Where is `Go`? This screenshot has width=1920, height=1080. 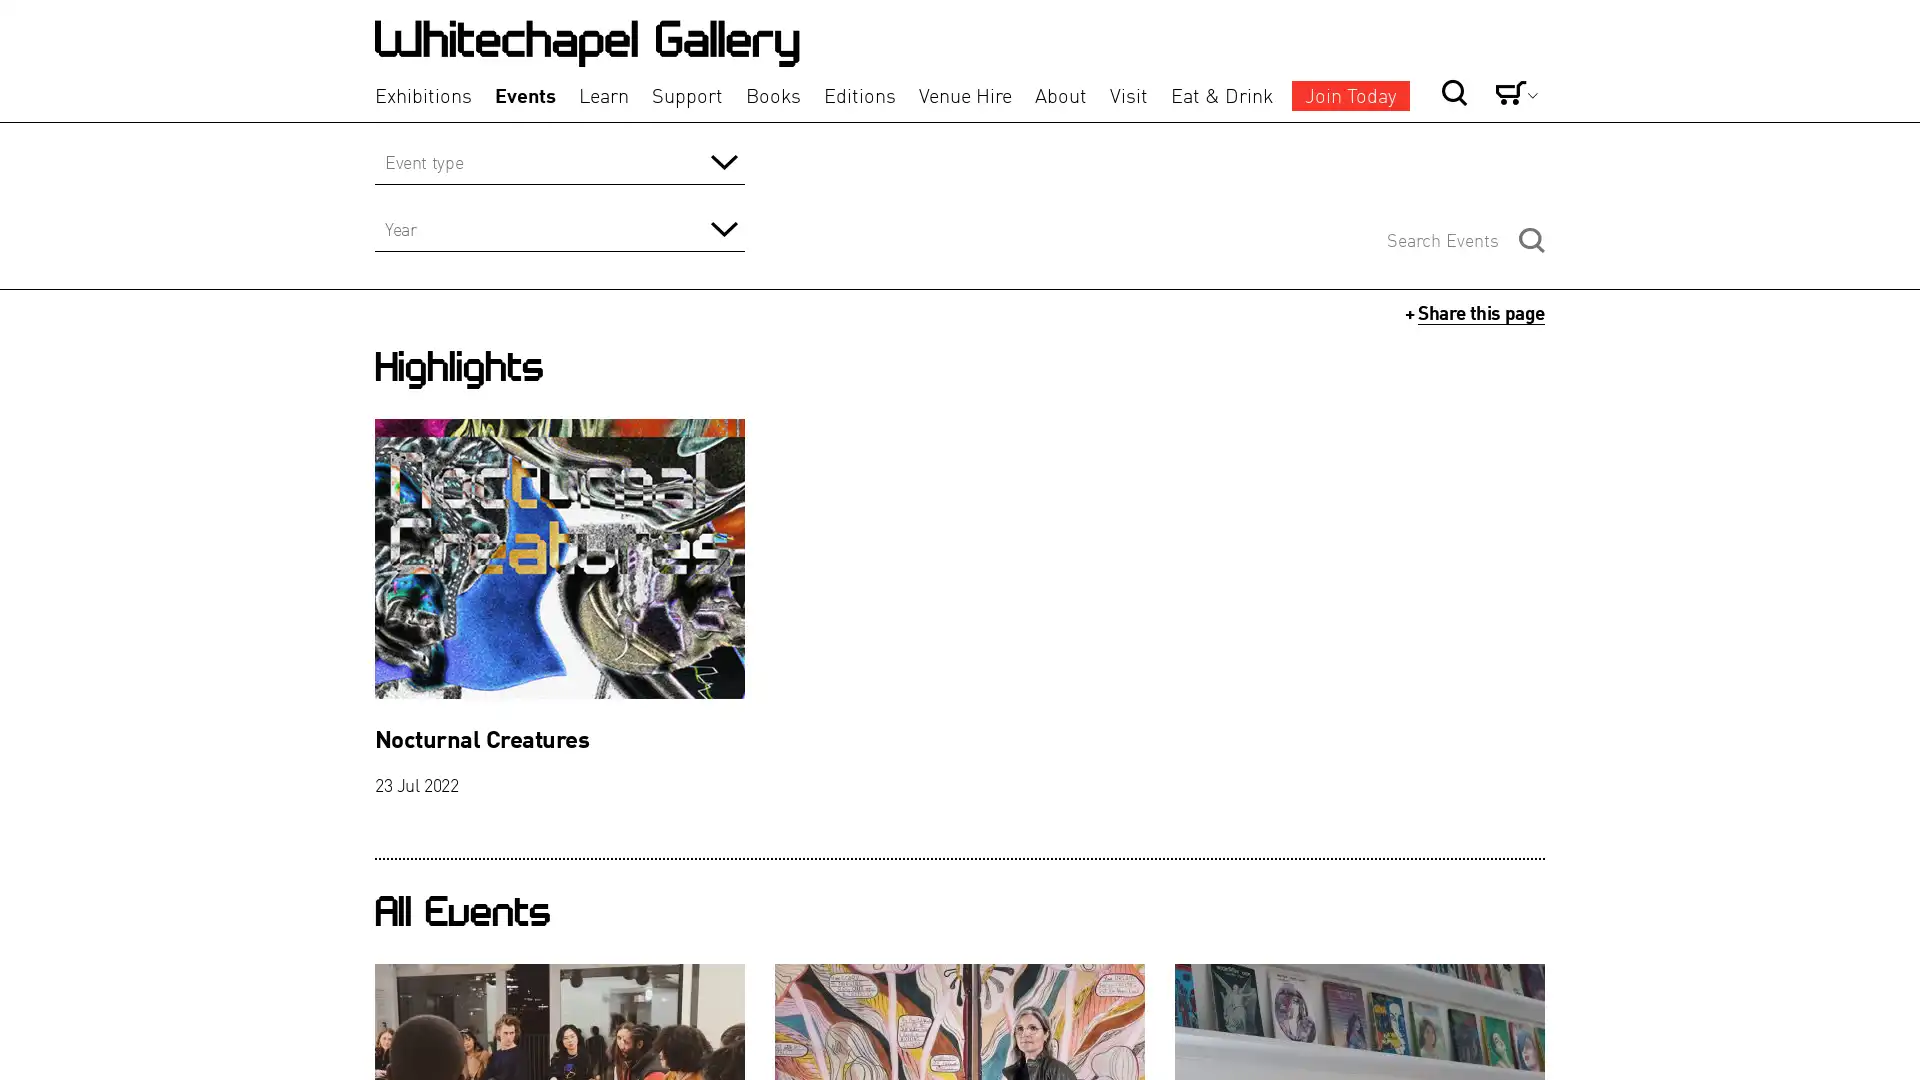 Go is located at coordinates (1386, 58).